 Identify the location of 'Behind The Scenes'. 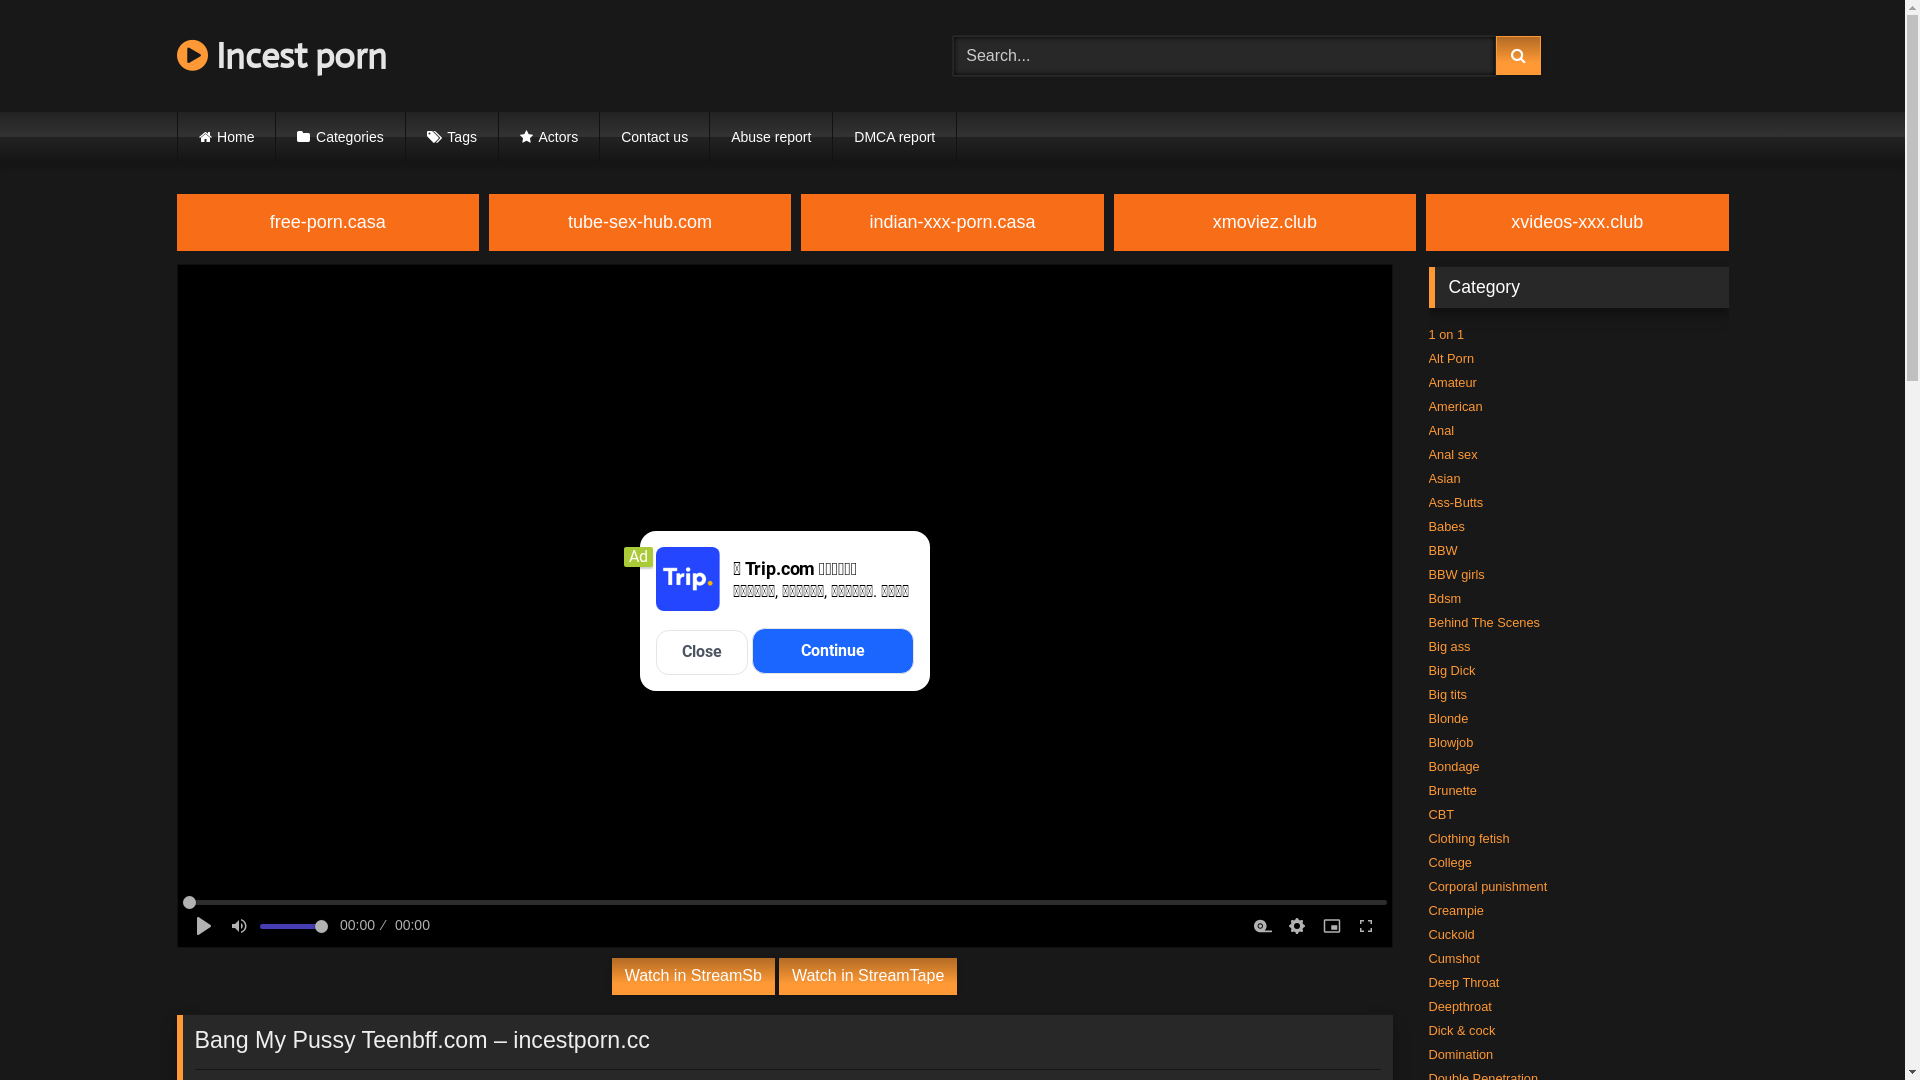
(1427, 621).